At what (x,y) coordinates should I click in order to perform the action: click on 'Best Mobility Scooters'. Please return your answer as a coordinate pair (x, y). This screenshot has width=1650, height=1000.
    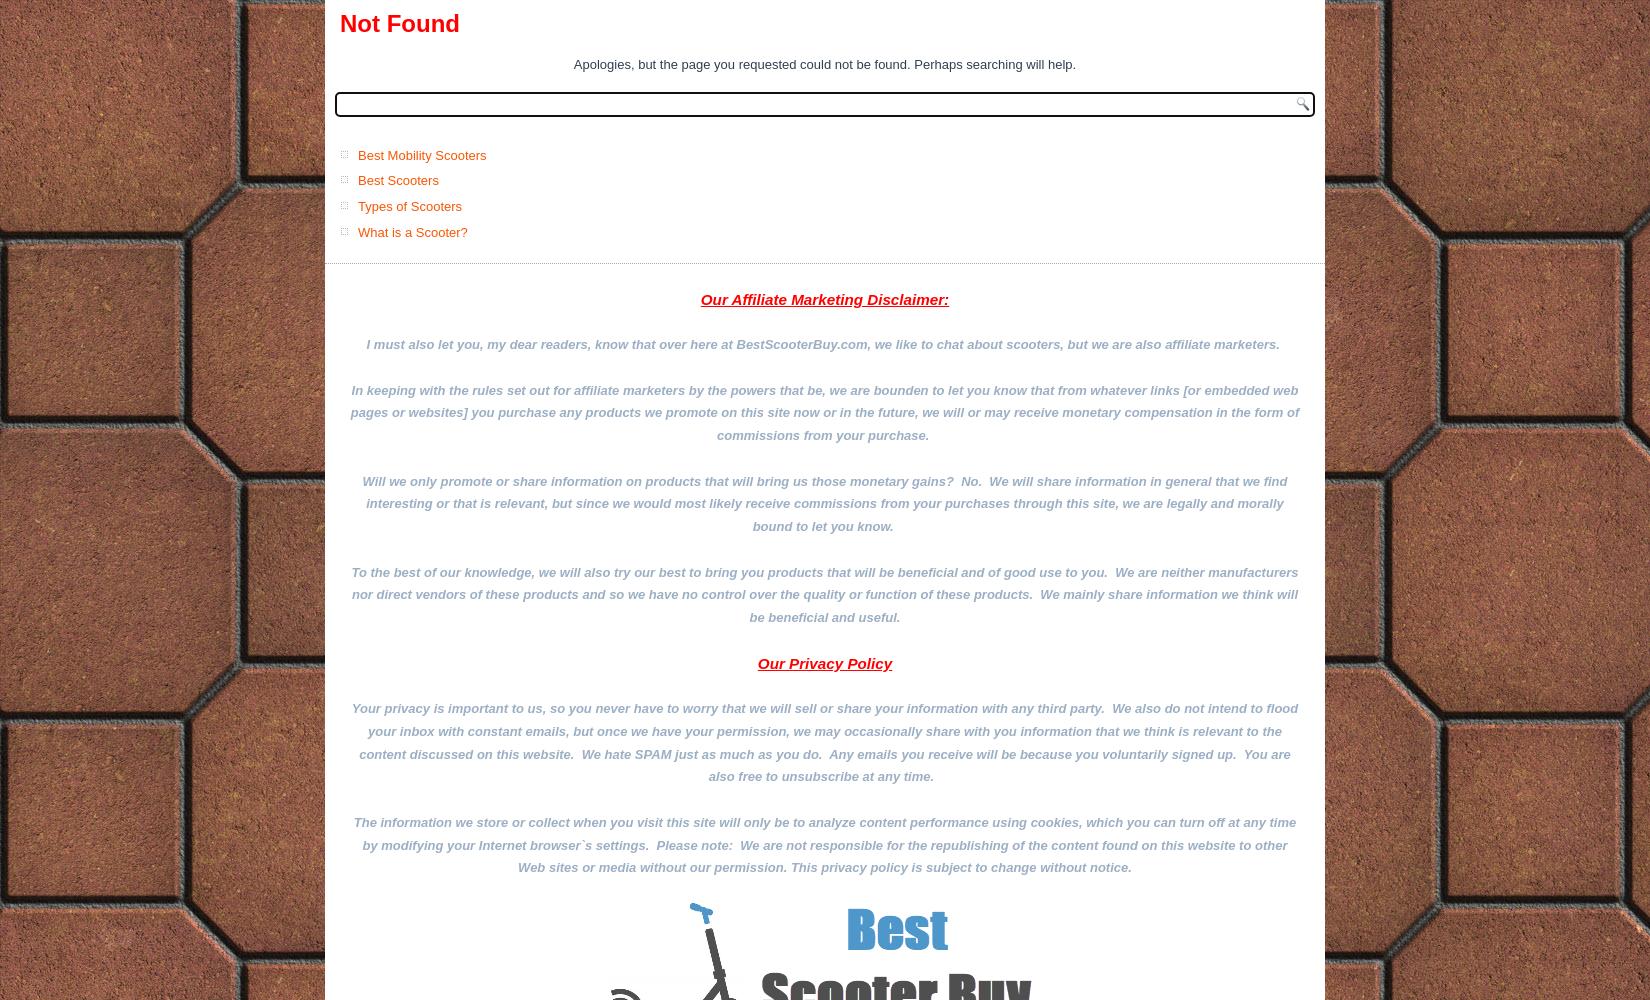
    Looking at the image, I should click on (421, 154).